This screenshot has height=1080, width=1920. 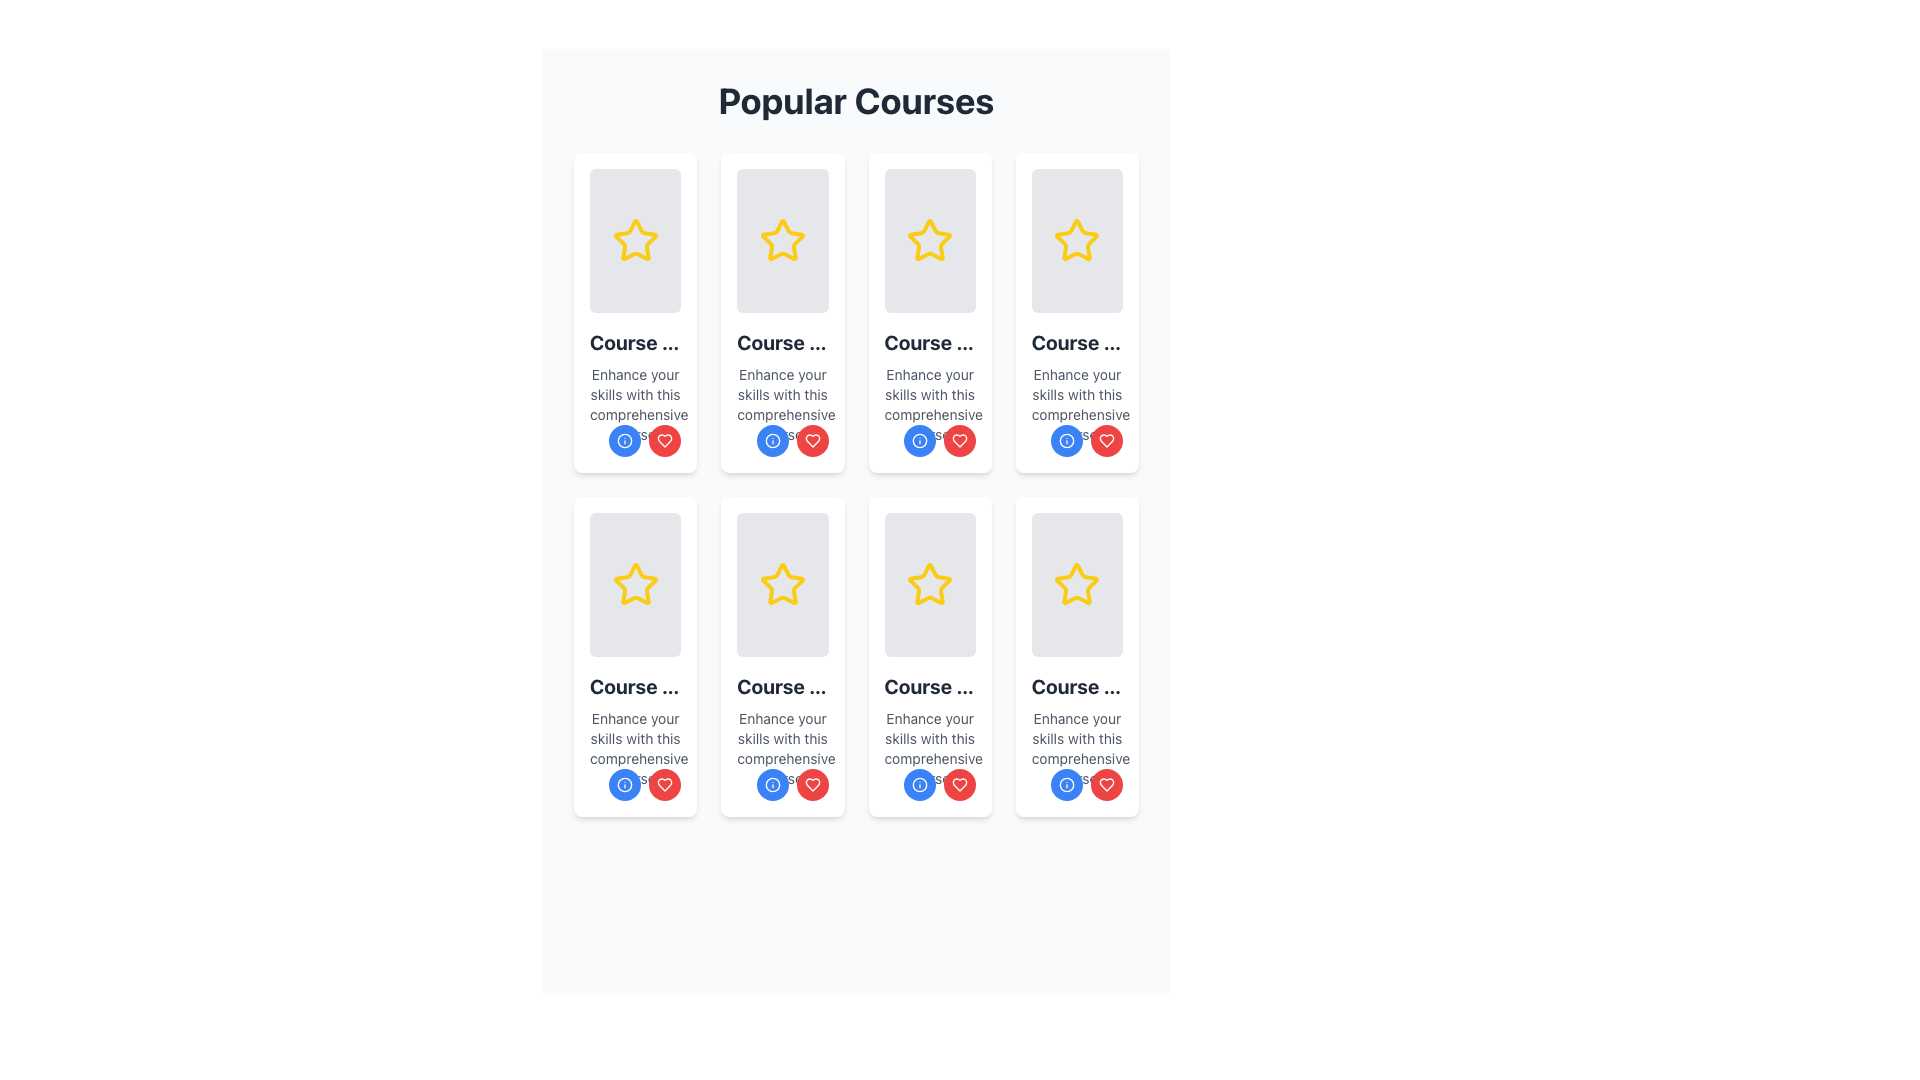 What do you see at coordinates (1076, 585) in the screenshot?
I see `the interactive favorite or rating icon located at the top-center part of the card in the fourth row and fourth column of the grid layout` at bounding box center [1076, 585].